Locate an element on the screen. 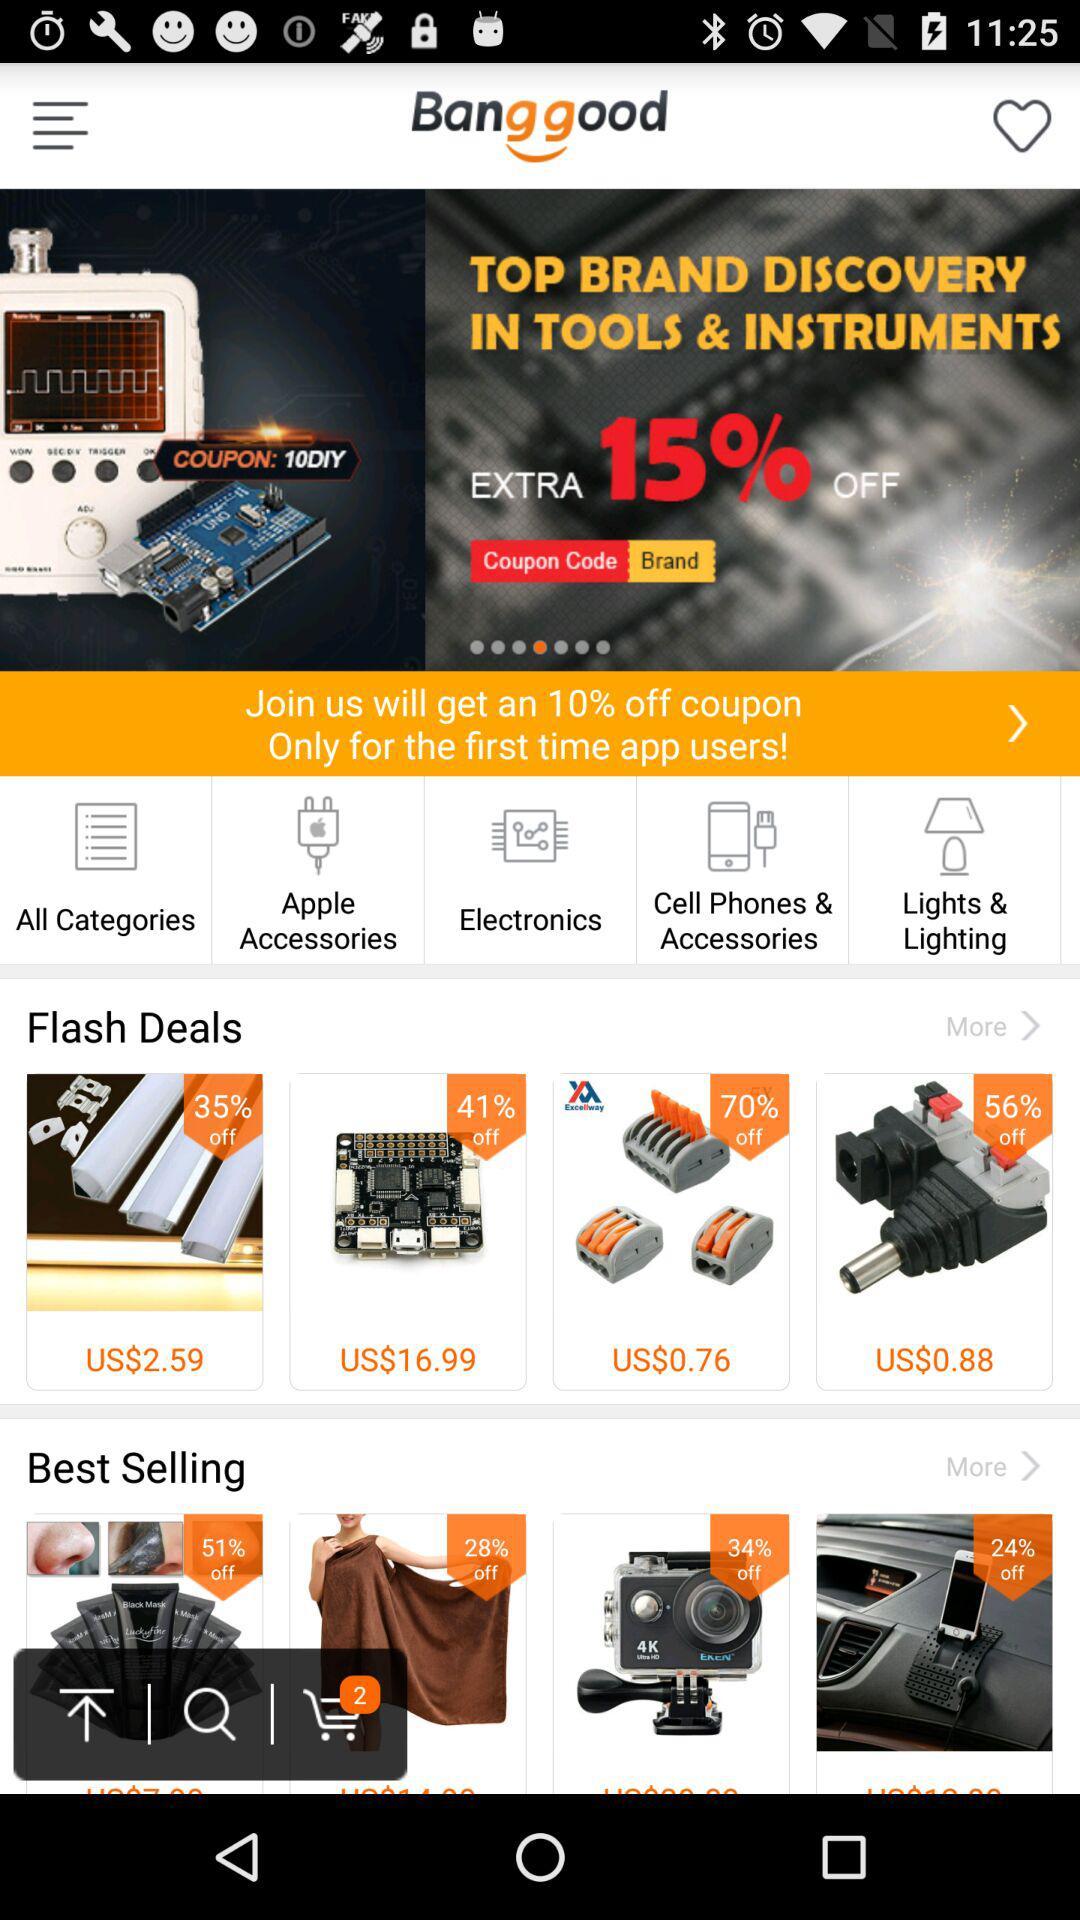  the icon at the top left corner is located at coordinates (59, 124).